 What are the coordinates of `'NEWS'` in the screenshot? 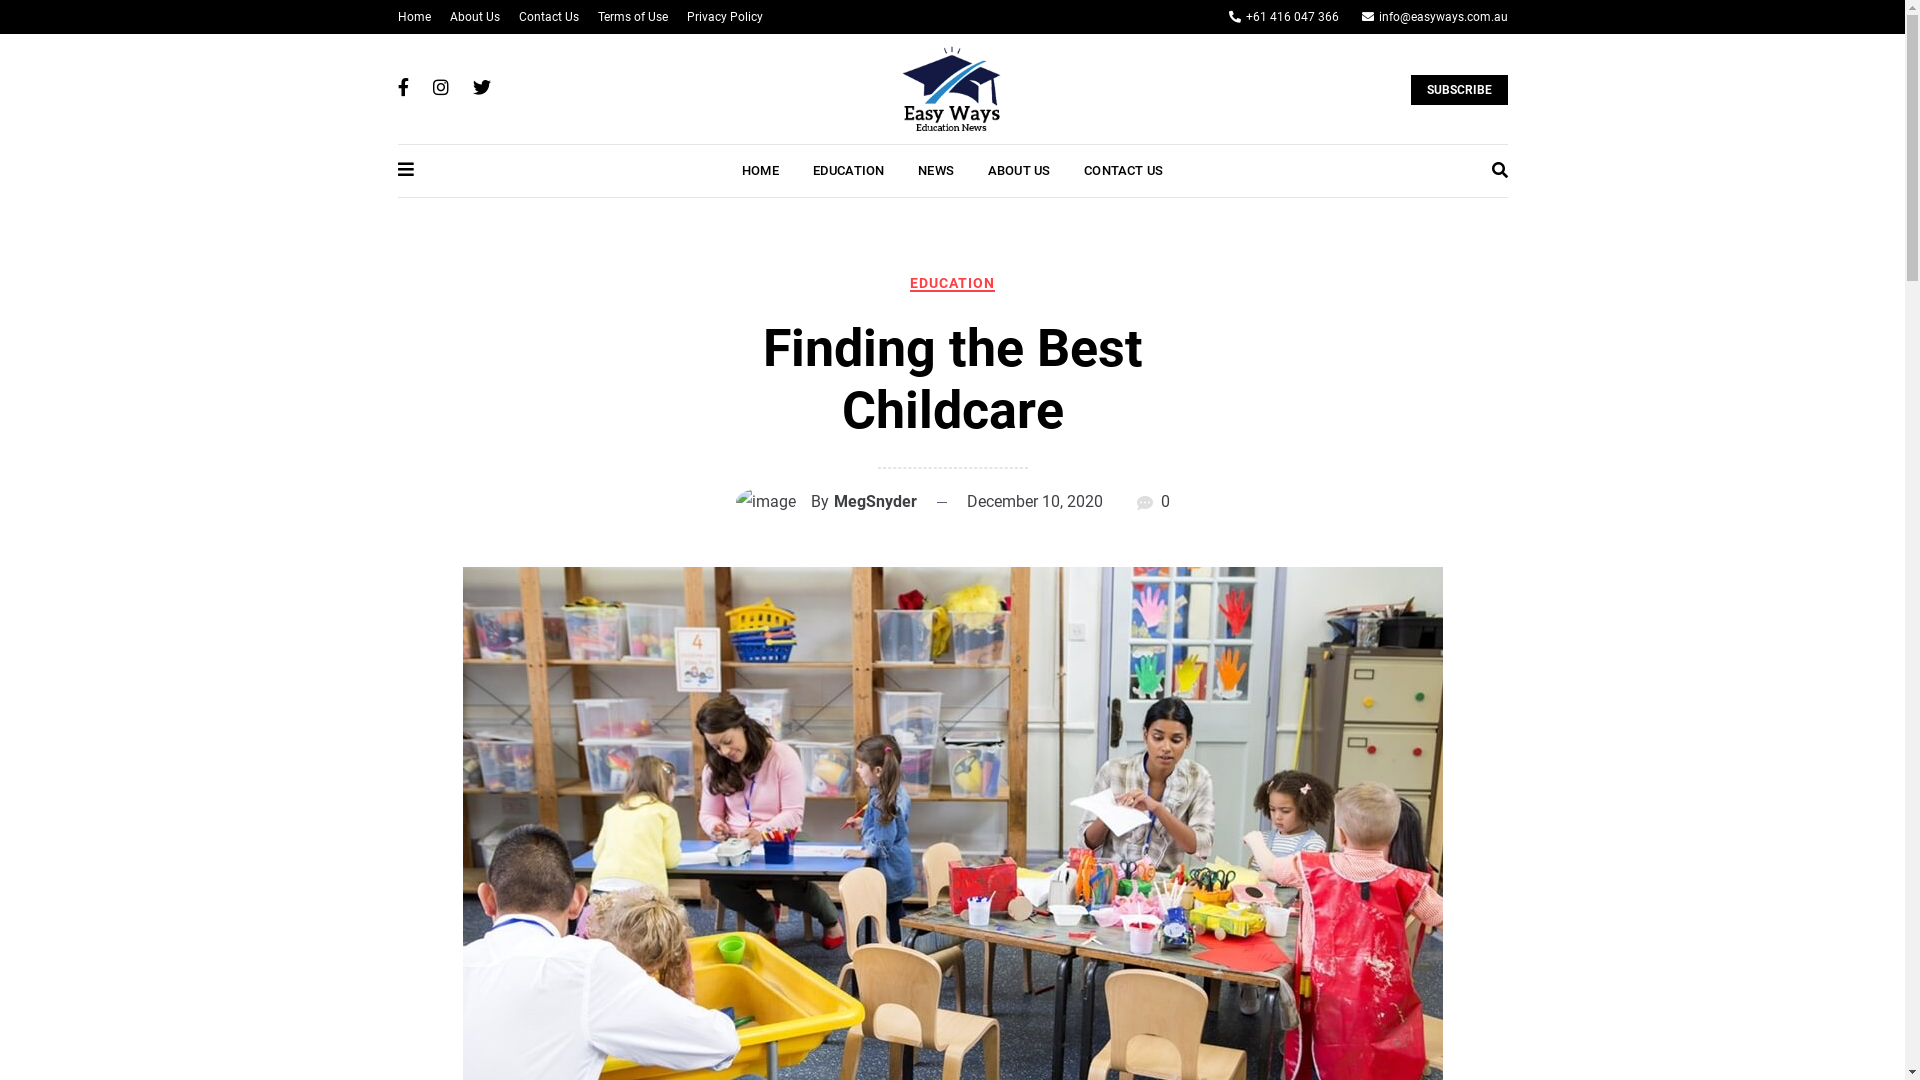 It's located at (935, 169).